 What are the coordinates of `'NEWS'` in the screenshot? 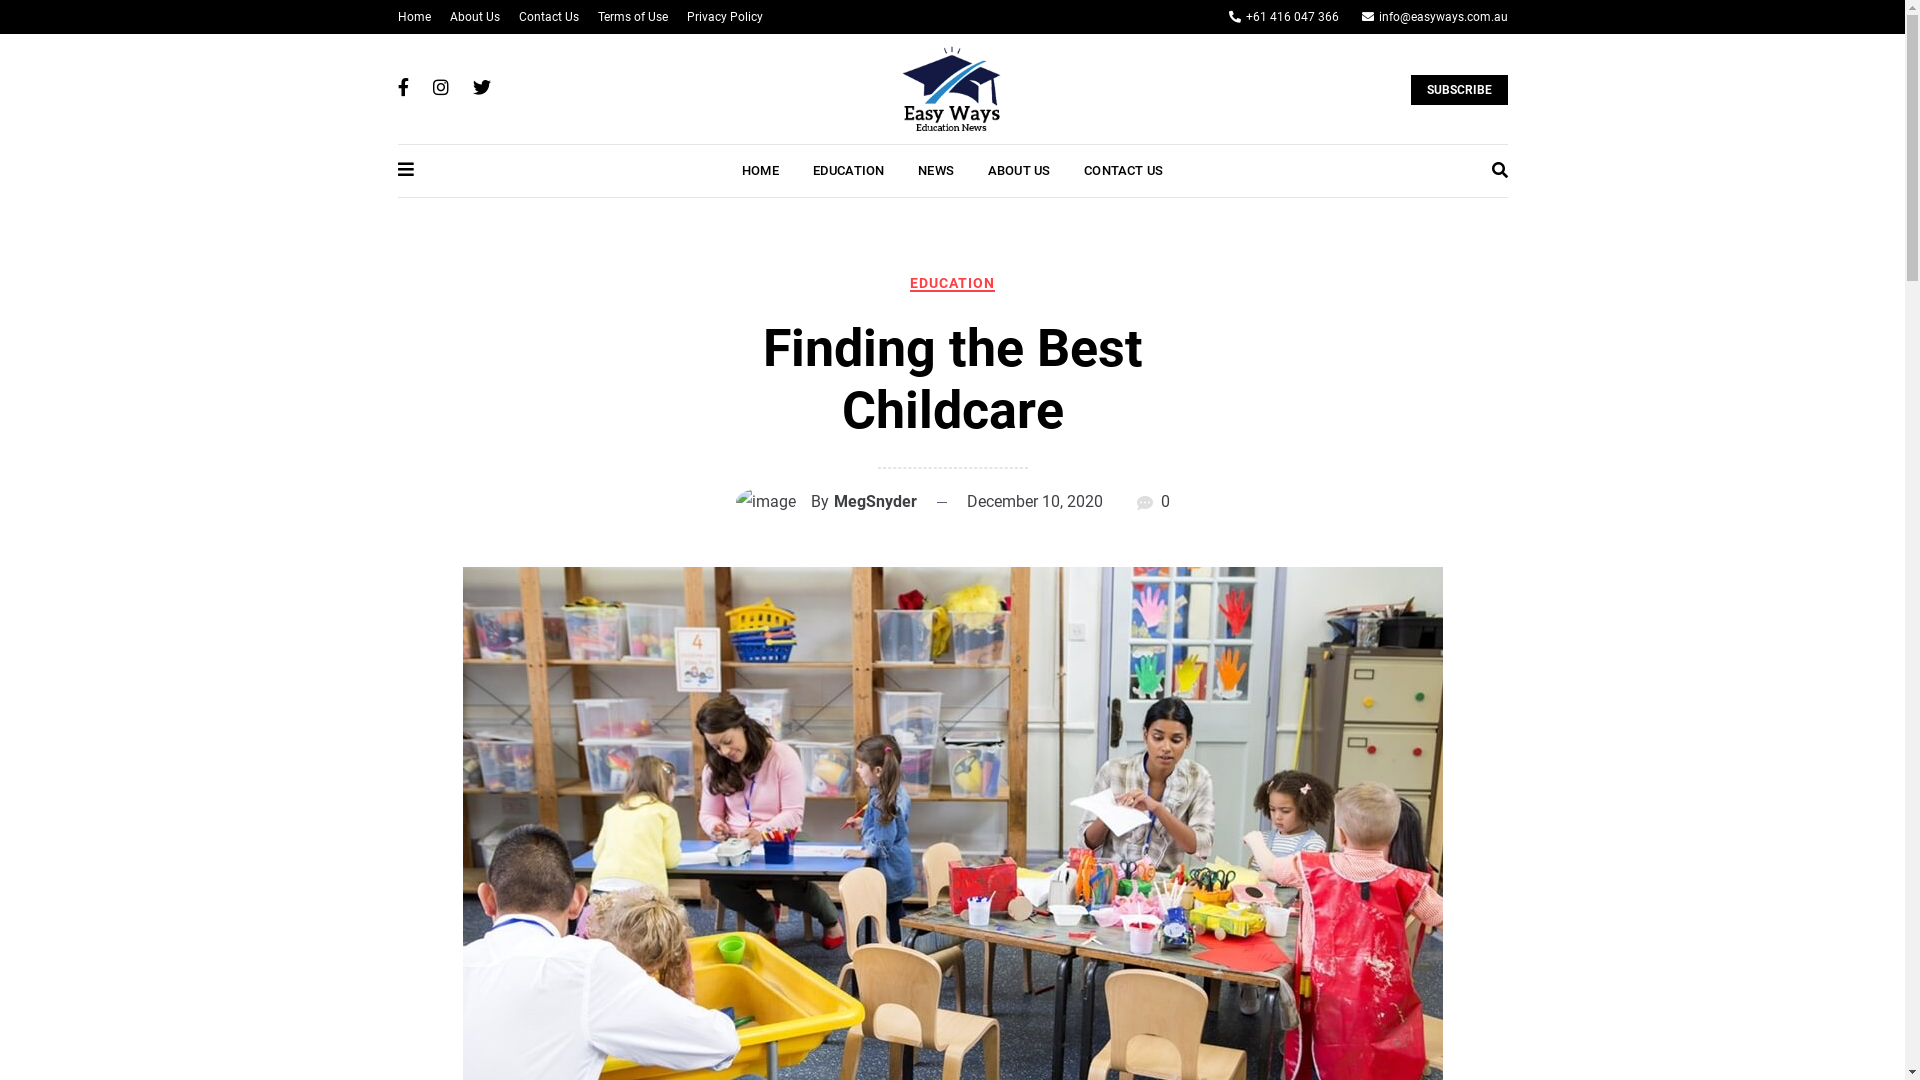 It's located at (935, 169).